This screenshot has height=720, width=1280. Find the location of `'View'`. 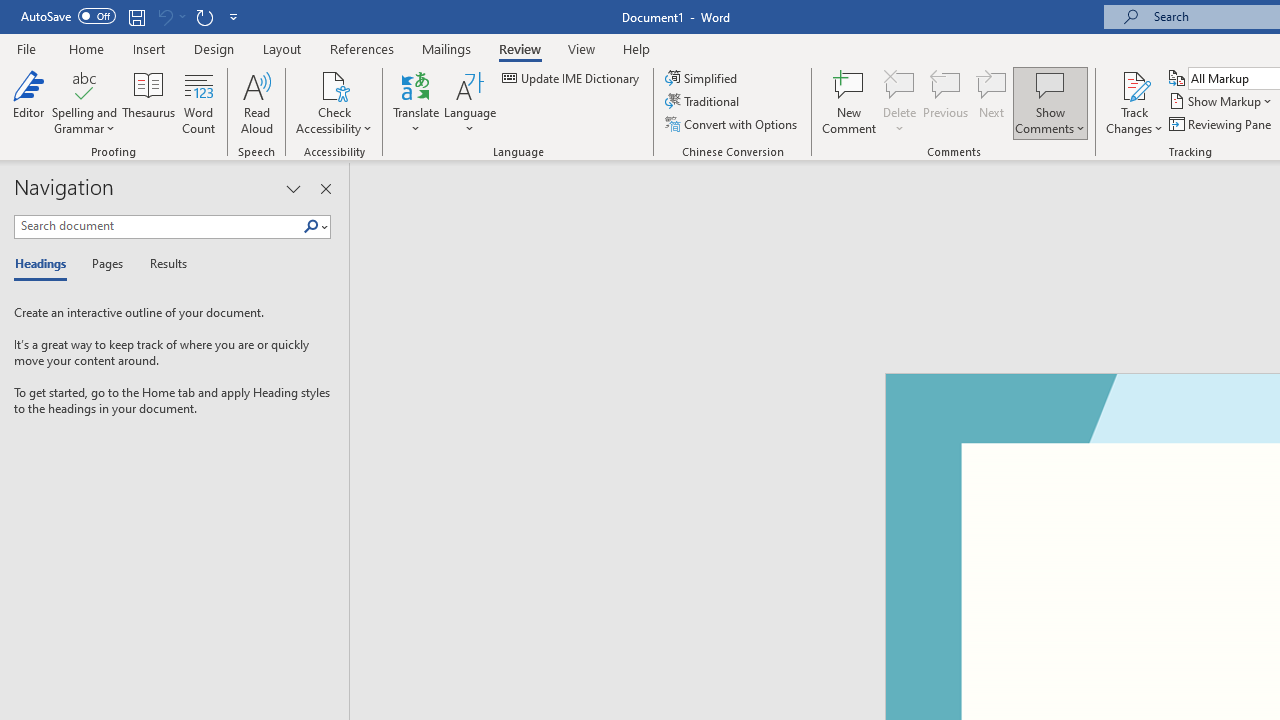

'View' is located at coordinates (581, 48).